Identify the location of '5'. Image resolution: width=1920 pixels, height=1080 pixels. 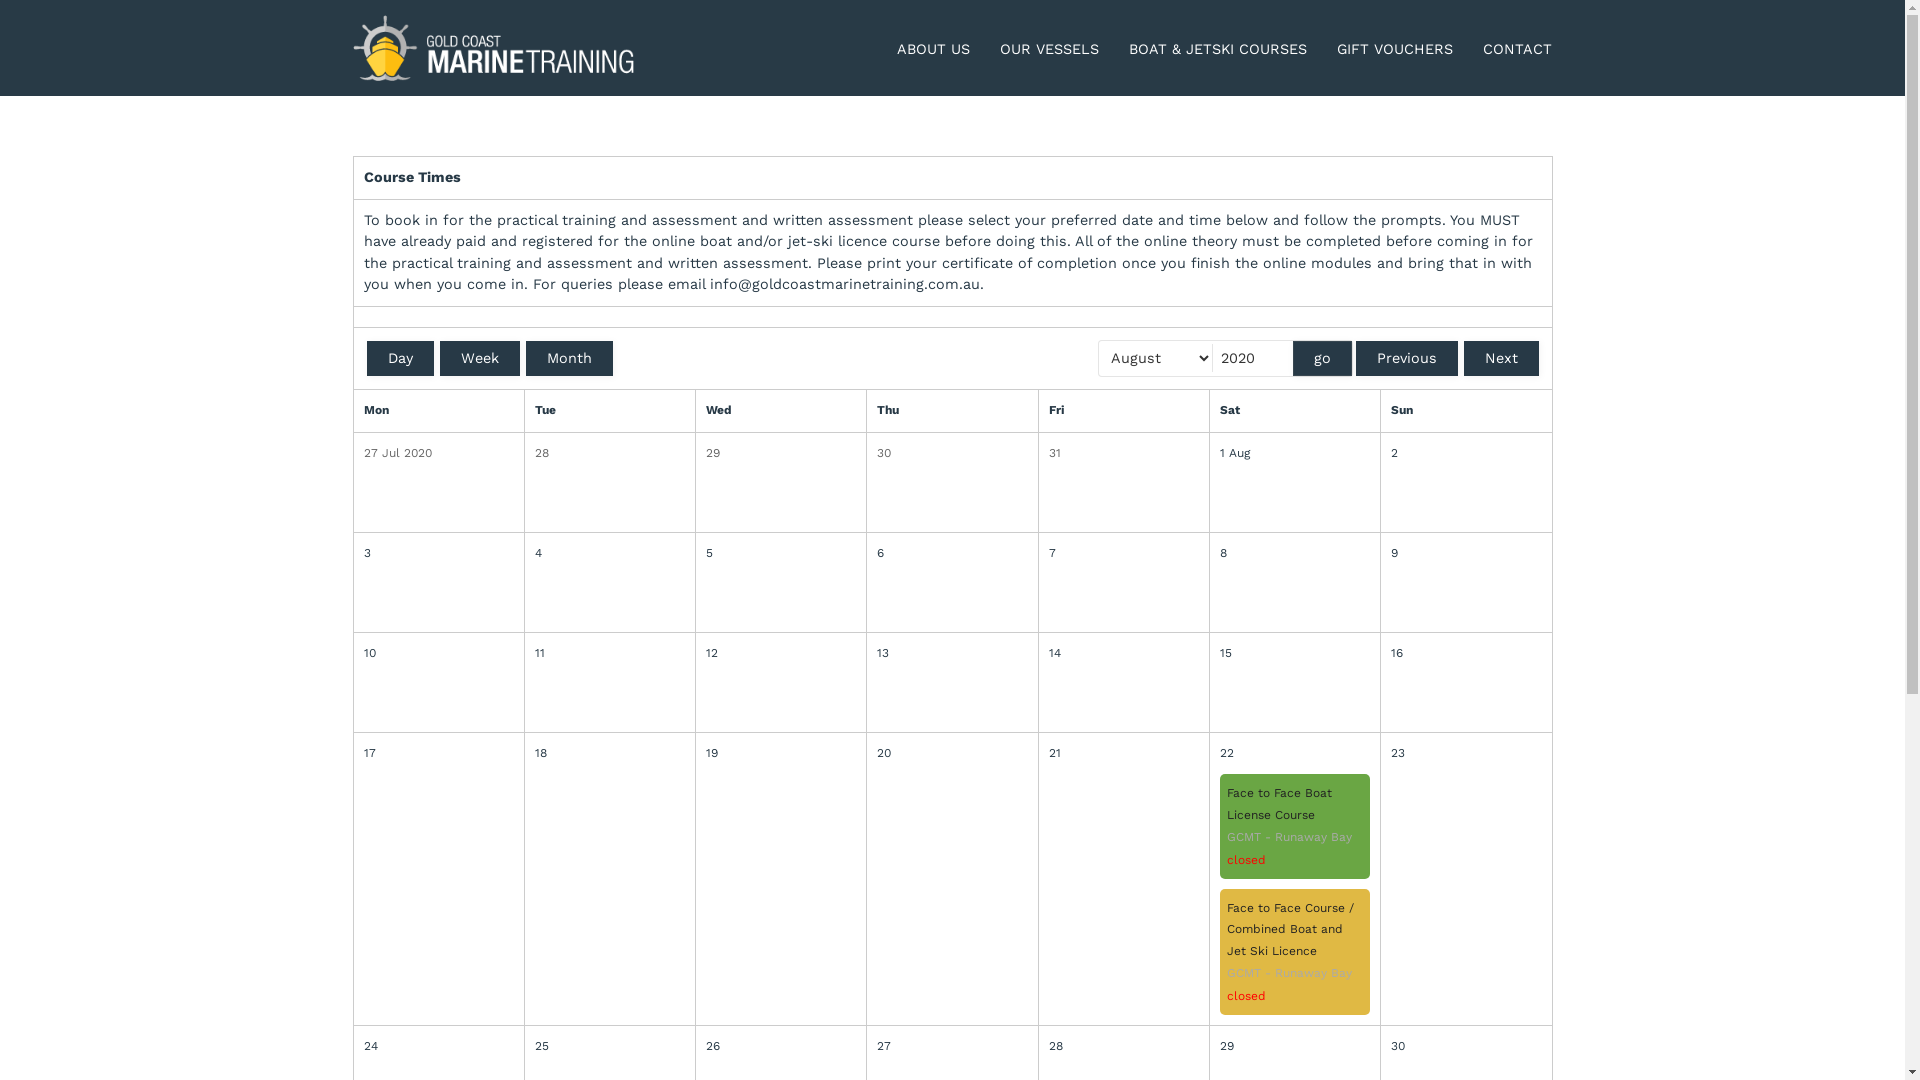
(780, 554).